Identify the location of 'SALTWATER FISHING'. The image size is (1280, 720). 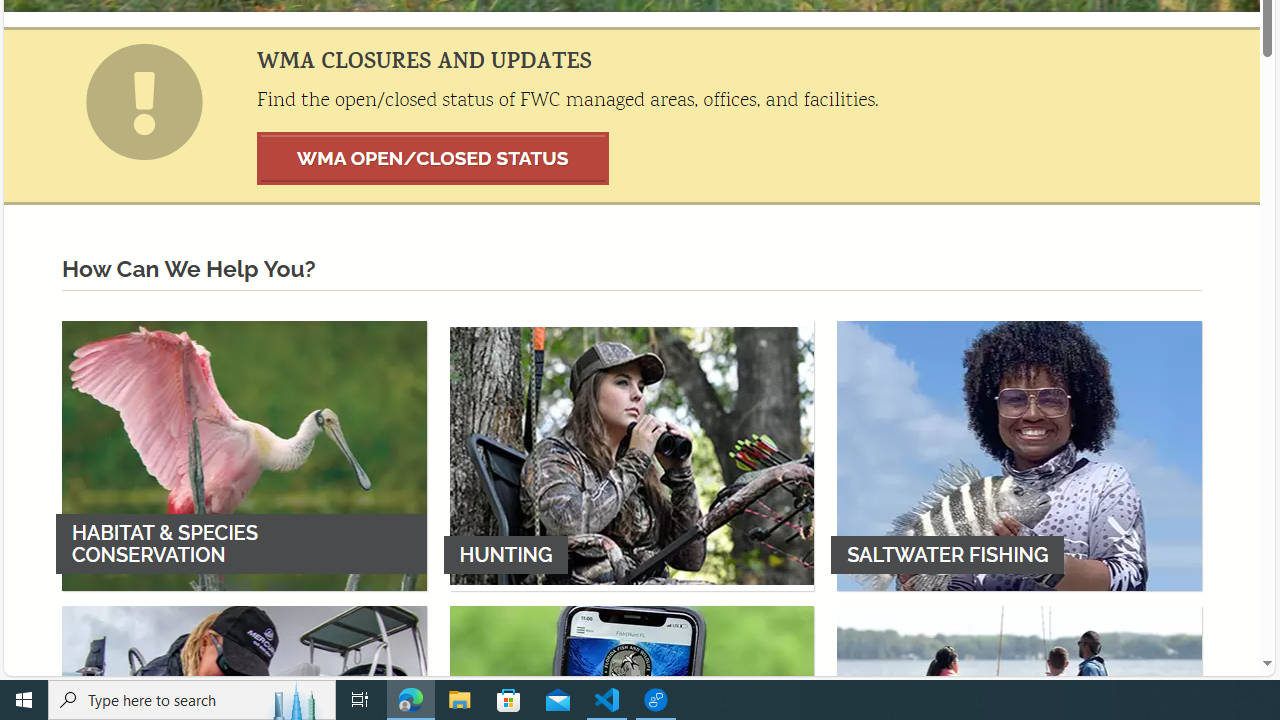
(1019, 455).